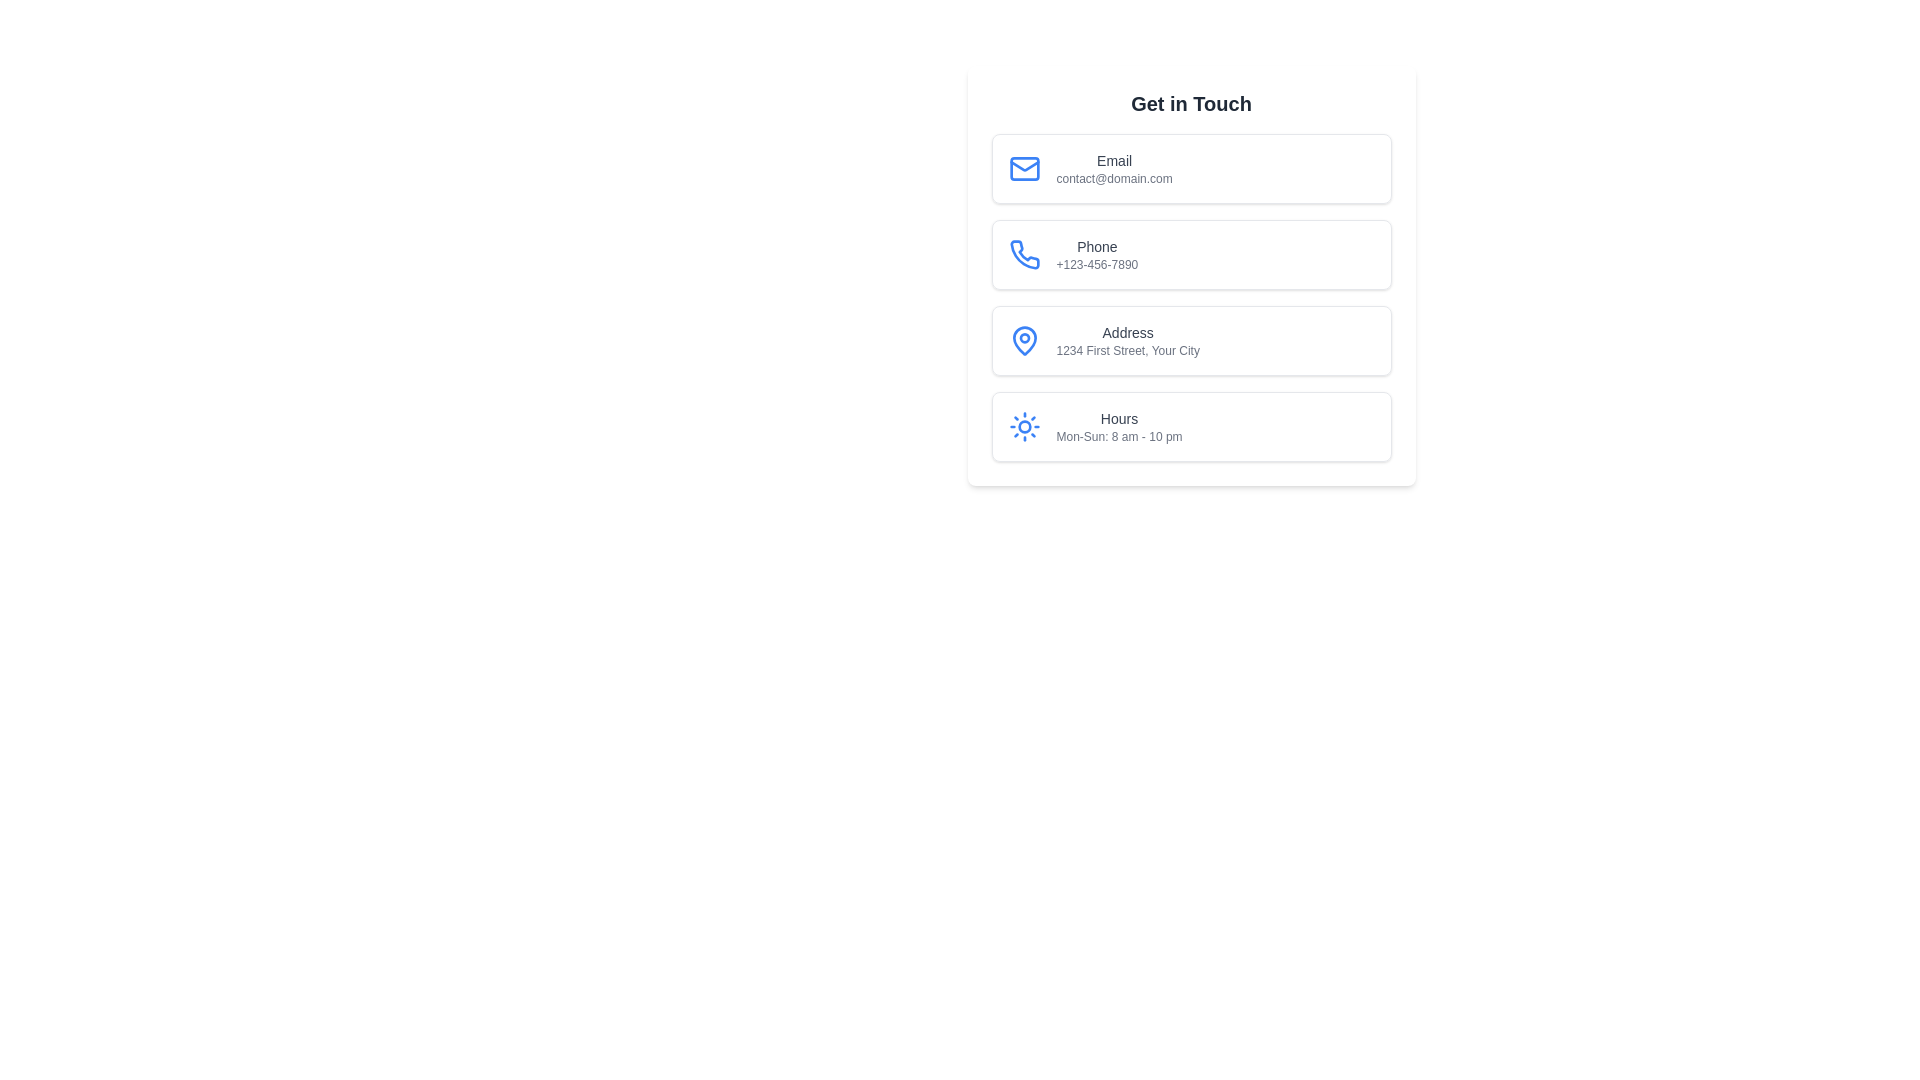  I want to click on the Information Card that displays contact details related to a phone number, located in the 'Get in Touch' panel, positioned between the Email and Address sections, so click(1191, 276).